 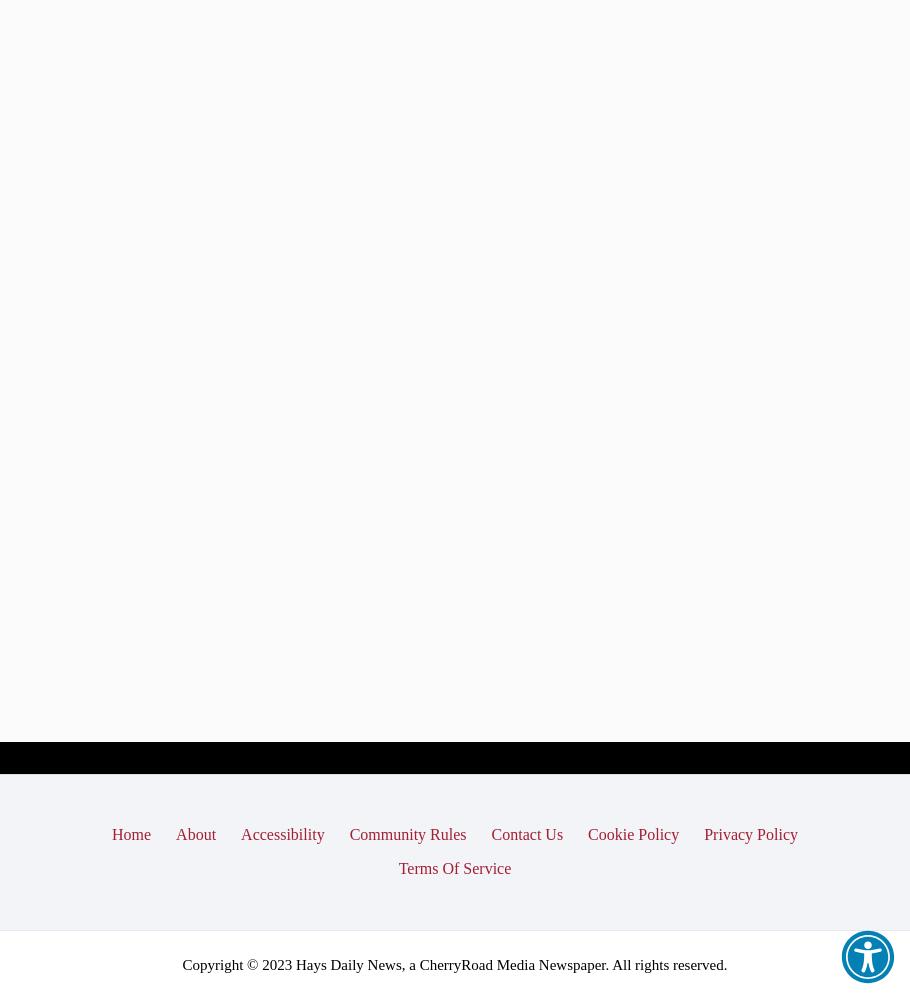 What do you see at coordinates (633, 833) in the screenshot?
I see `'Cookie Policy'` at bounding box center [633, 833].